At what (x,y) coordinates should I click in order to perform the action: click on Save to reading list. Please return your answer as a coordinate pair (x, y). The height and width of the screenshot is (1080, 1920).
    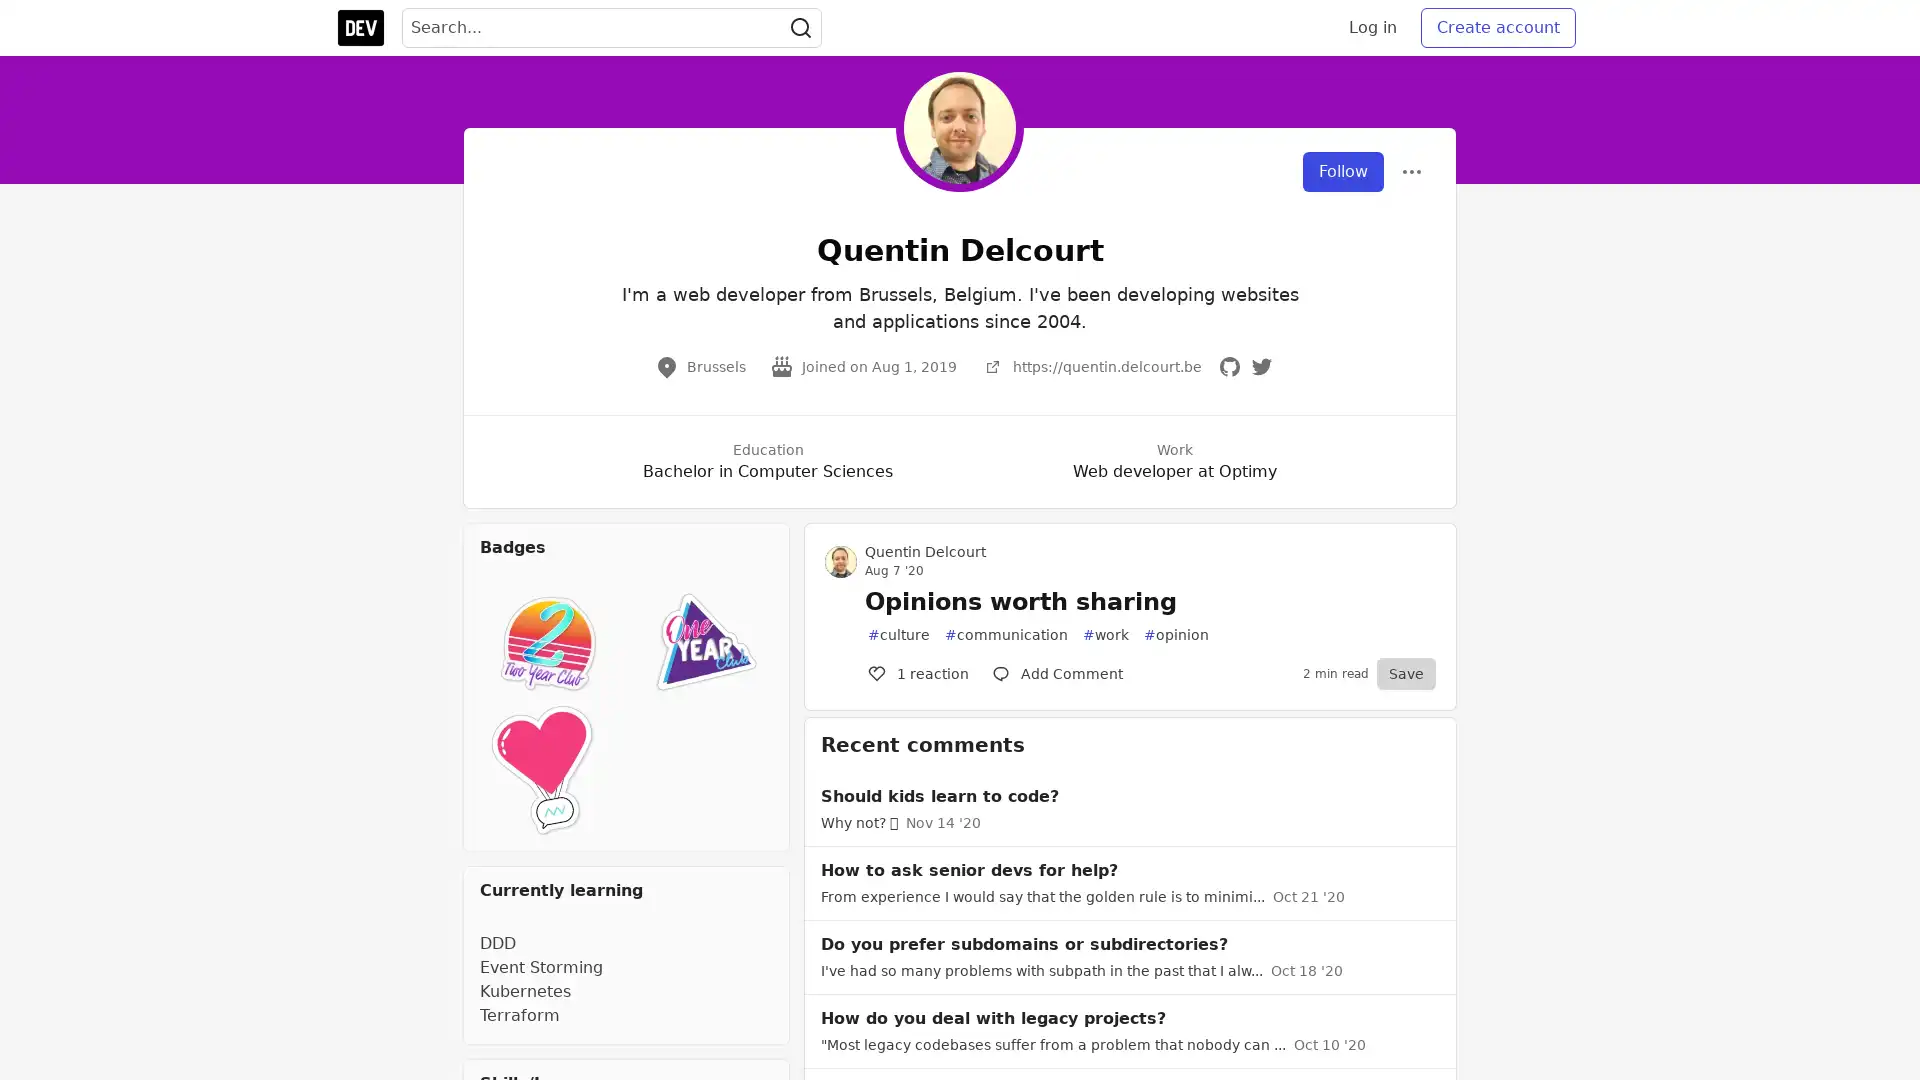
    Looking at the image, I should click on (1405, 674).